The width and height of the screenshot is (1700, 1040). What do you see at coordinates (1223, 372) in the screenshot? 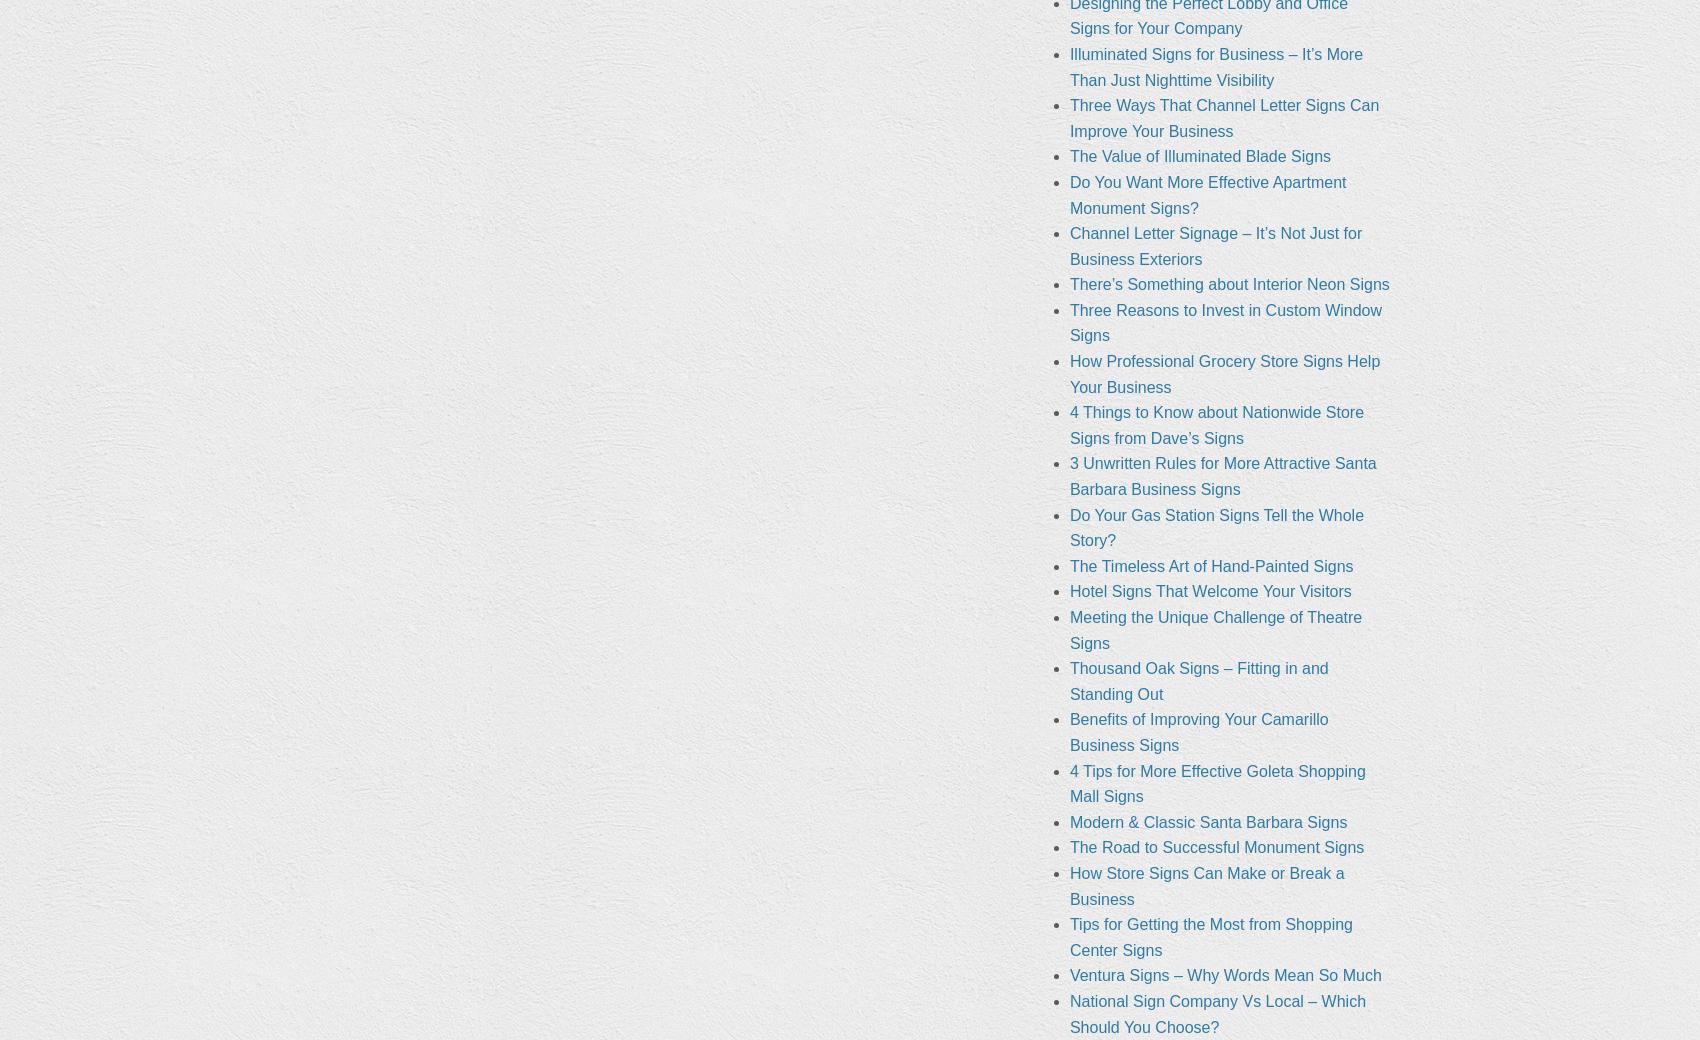
I see `'How Professional Grocery Store Signs Help Your Business'` at bounding box center [1223, 372].